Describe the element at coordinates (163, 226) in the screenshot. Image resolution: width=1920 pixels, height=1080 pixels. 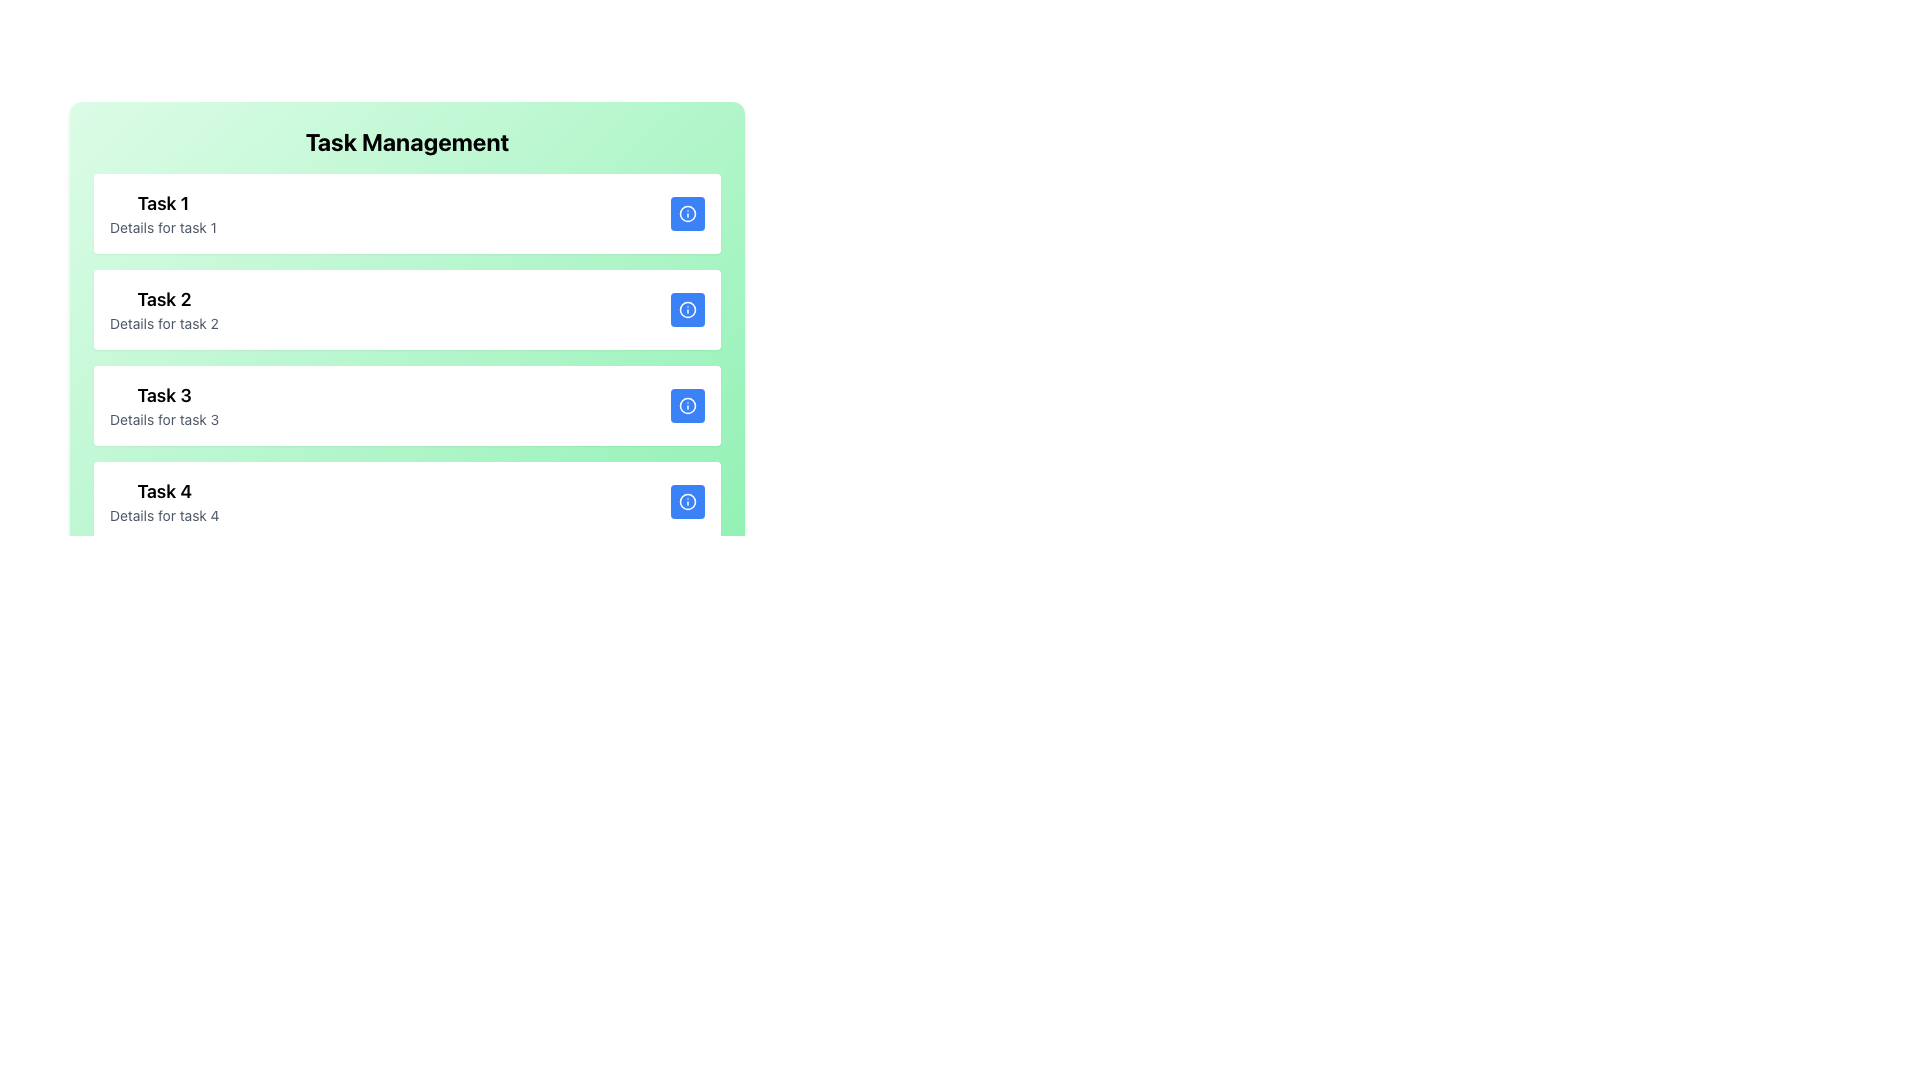
I see `the Text label that provides additional details for 'Task 1', positioned directly below the heading 'Task 1' in the upper-left quadrant of the application interface` at that location.